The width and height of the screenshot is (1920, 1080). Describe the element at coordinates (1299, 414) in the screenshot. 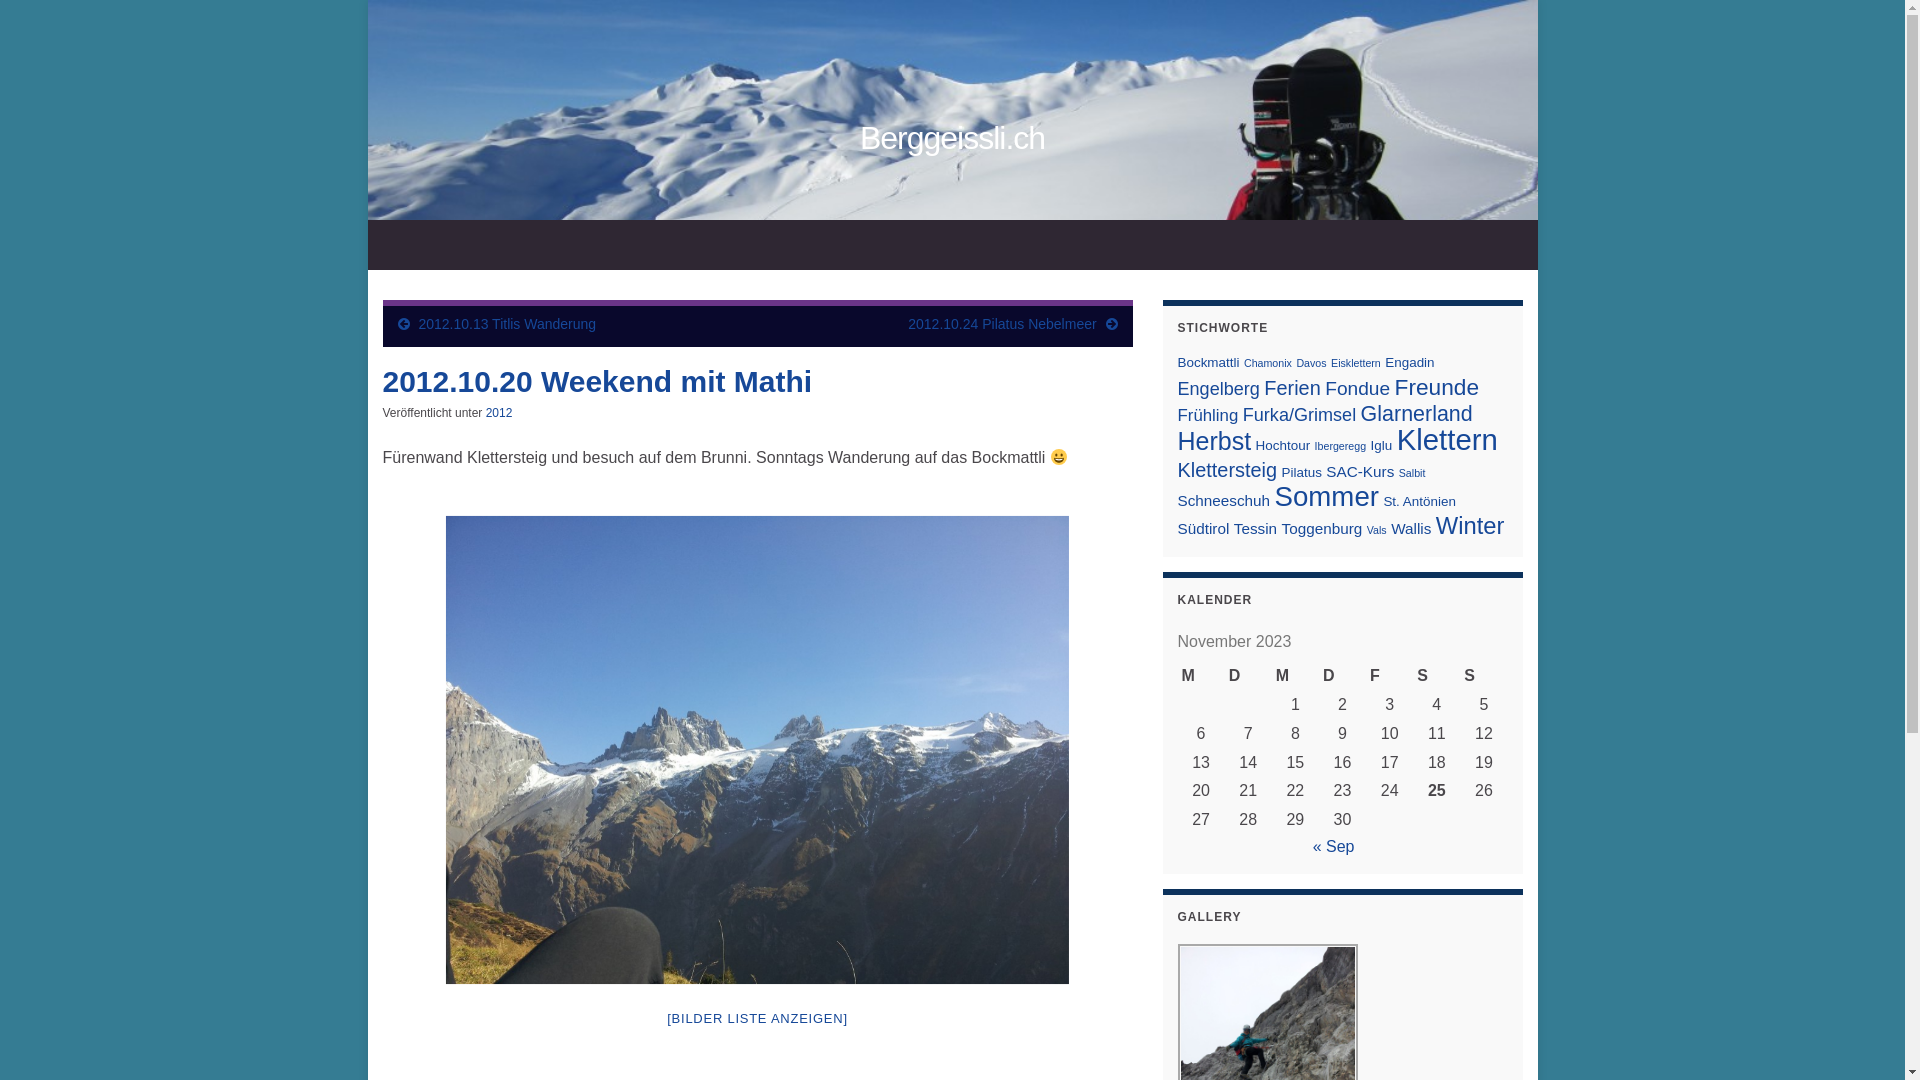

I see `'Furka/Grimsel'` at that location.